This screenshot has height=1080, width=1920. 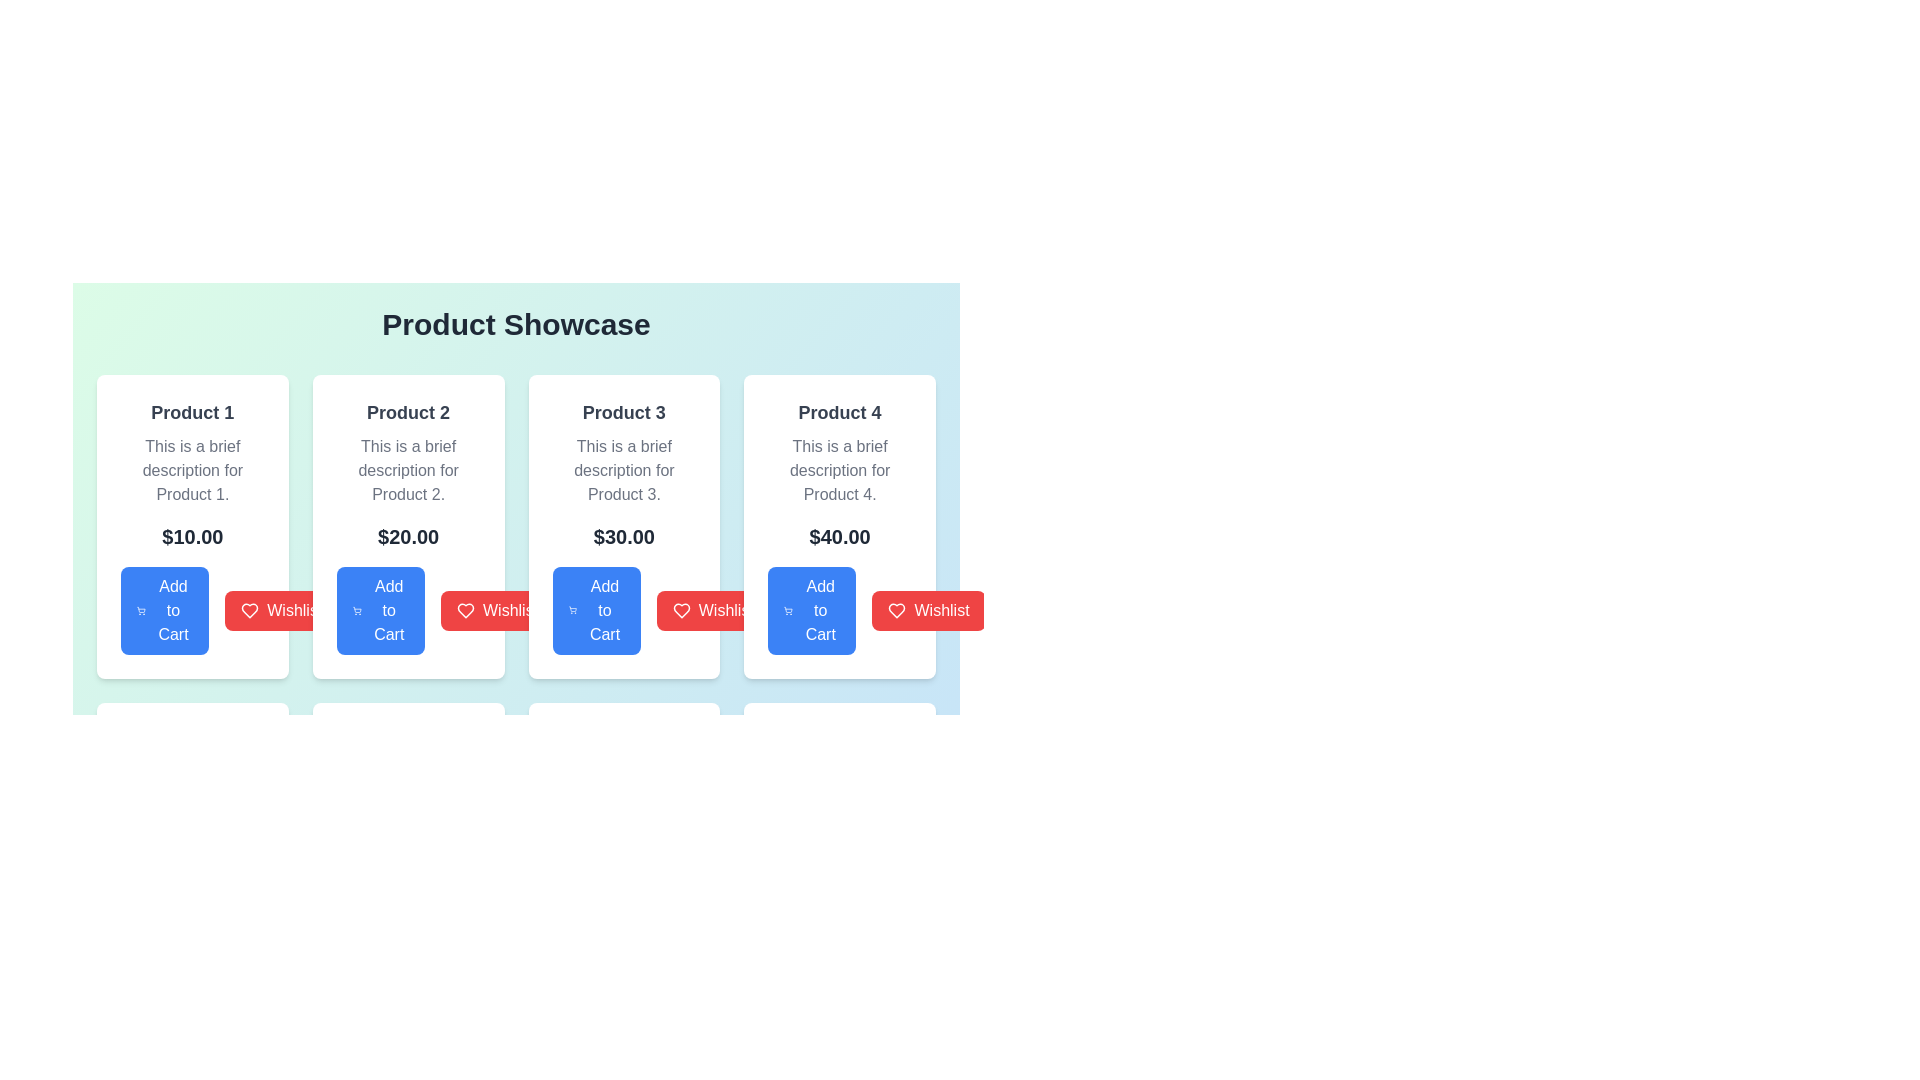 What do you see at coordinates (840, 470) in the screenshot?
I see `the text description of 'Product 4', which is located beneath the title and above the price information and buttons in the card layout` at bounding box center [840, 470].